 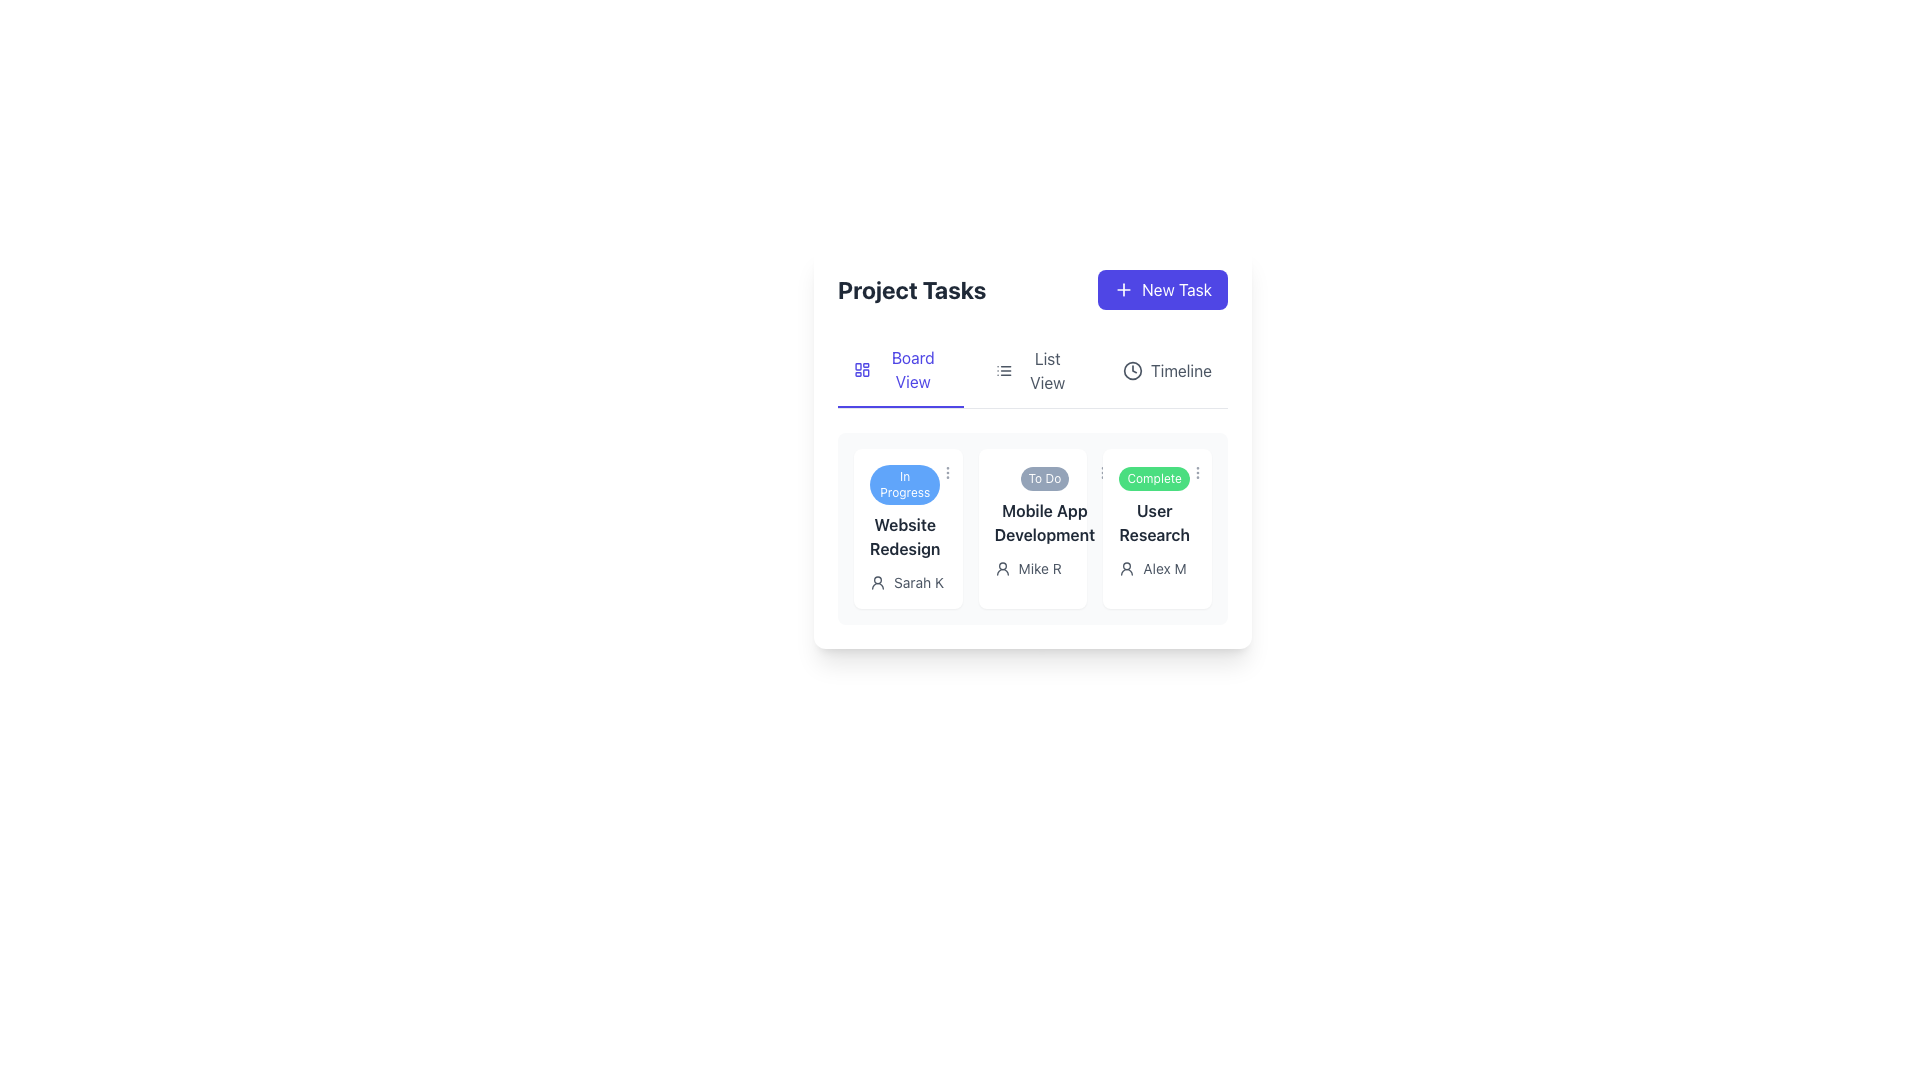 What do you see at coordinates (1132, 370) in the screenshot?
I see `the circular boundary of the clock icon located in the top-right corner of the 'Project Tasks' interface, above the 'Board View' tabs and next to the 'Timeline' label` at bounding box center [1132, 370].